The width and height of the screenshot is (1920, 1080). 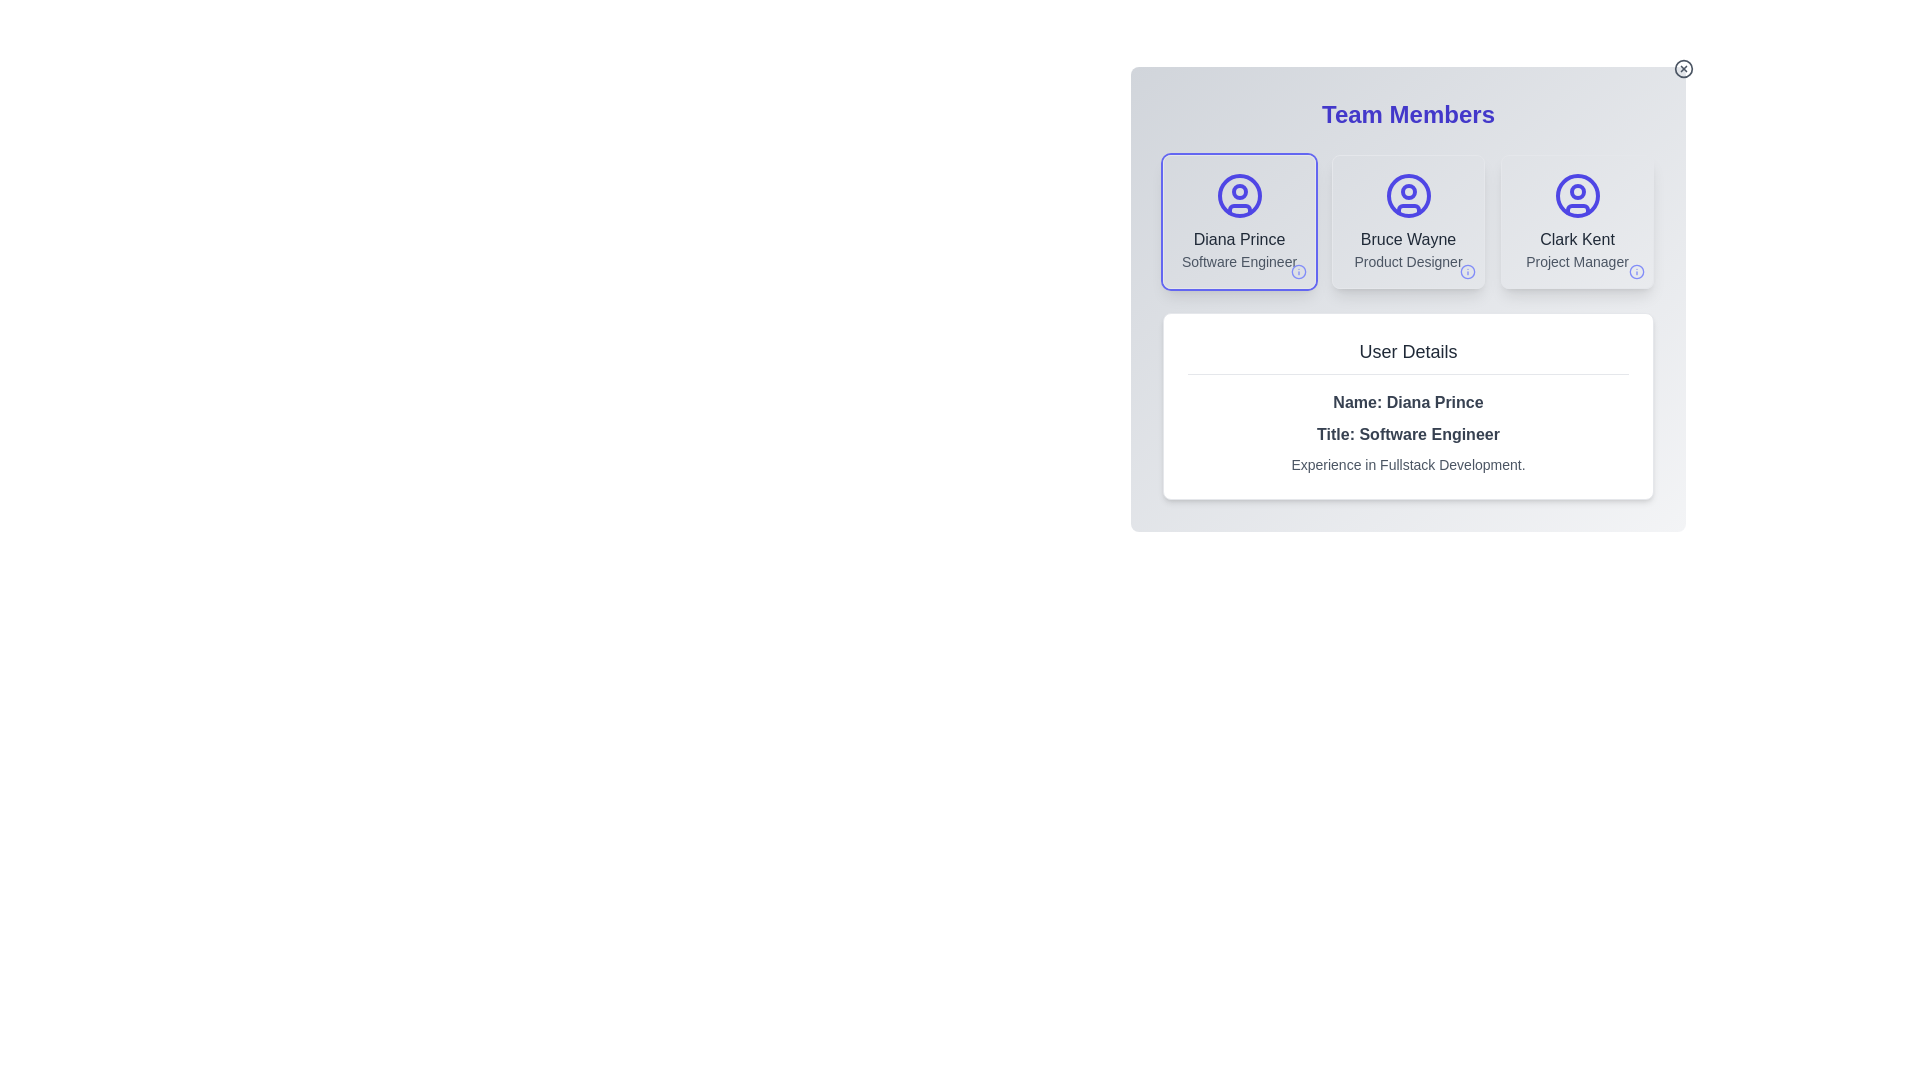 What do you see at coordinates (1636, 272) in the screenshot?
I see `the small circular light indigo icon with an 'i' inside, located at the bottom-right corner of the 'Clark Kent' card` at bounding box center [1636, 272].